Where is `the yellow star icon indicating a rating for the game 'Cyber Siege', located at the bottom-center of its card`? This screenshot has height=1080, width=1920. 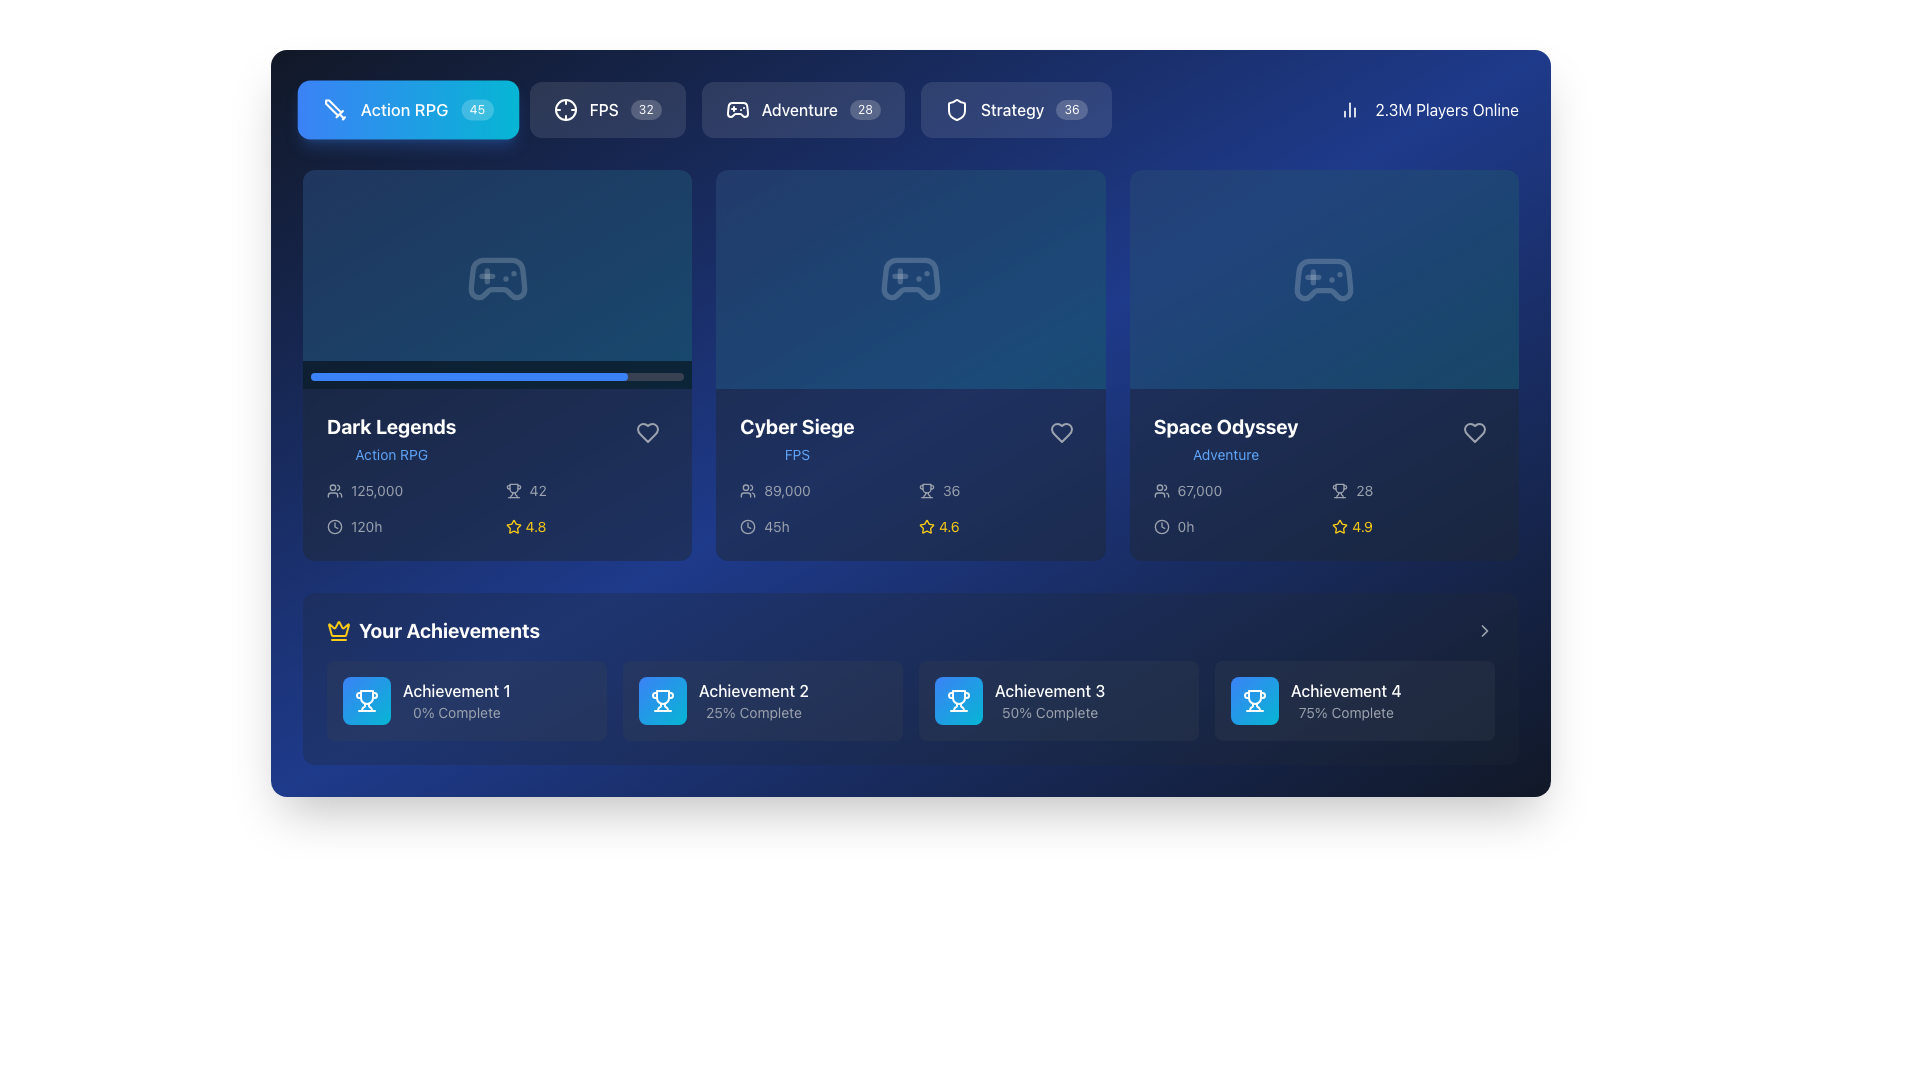
the yellow star icon indicating a rating for the game 'Cyber Siege', located at the bottom-center of its card is located at coordinates (925, 525).